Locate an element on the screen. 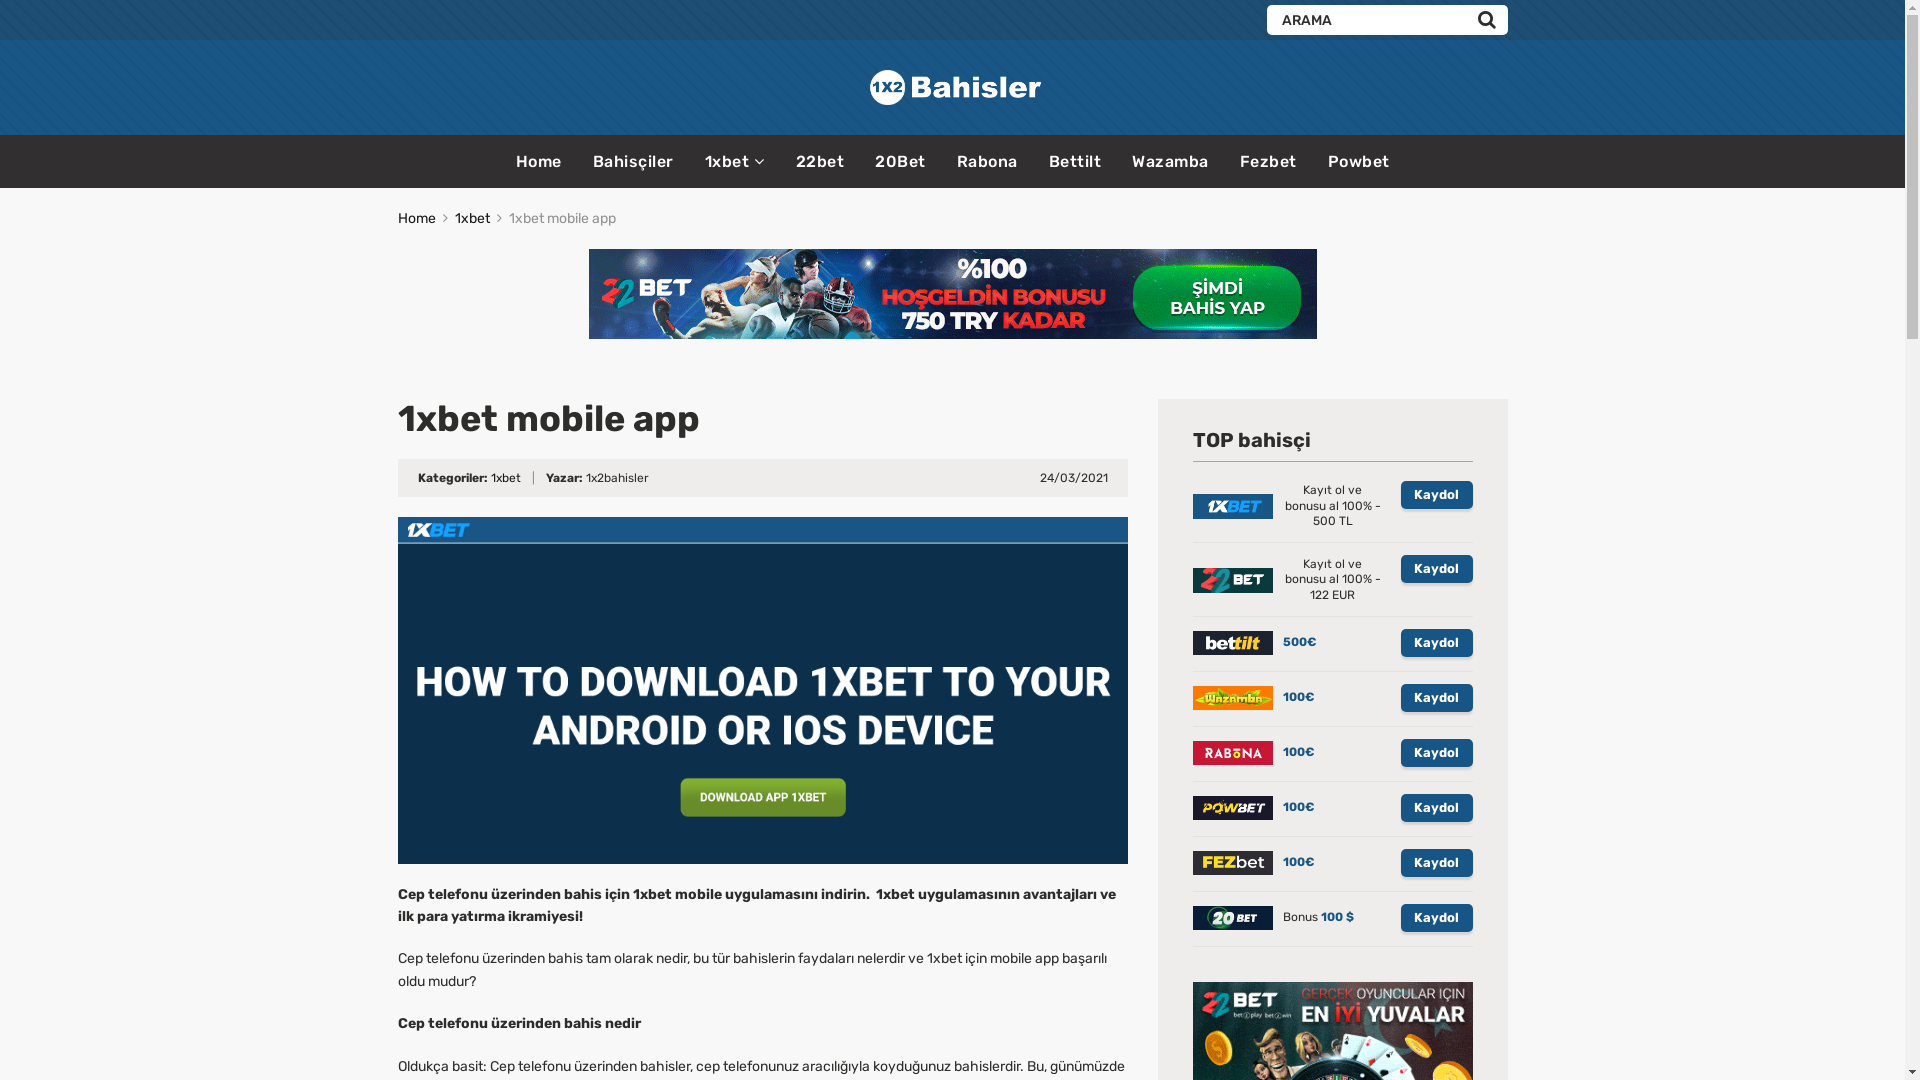  'Fezbet' is located at coordinates (1267, 161).